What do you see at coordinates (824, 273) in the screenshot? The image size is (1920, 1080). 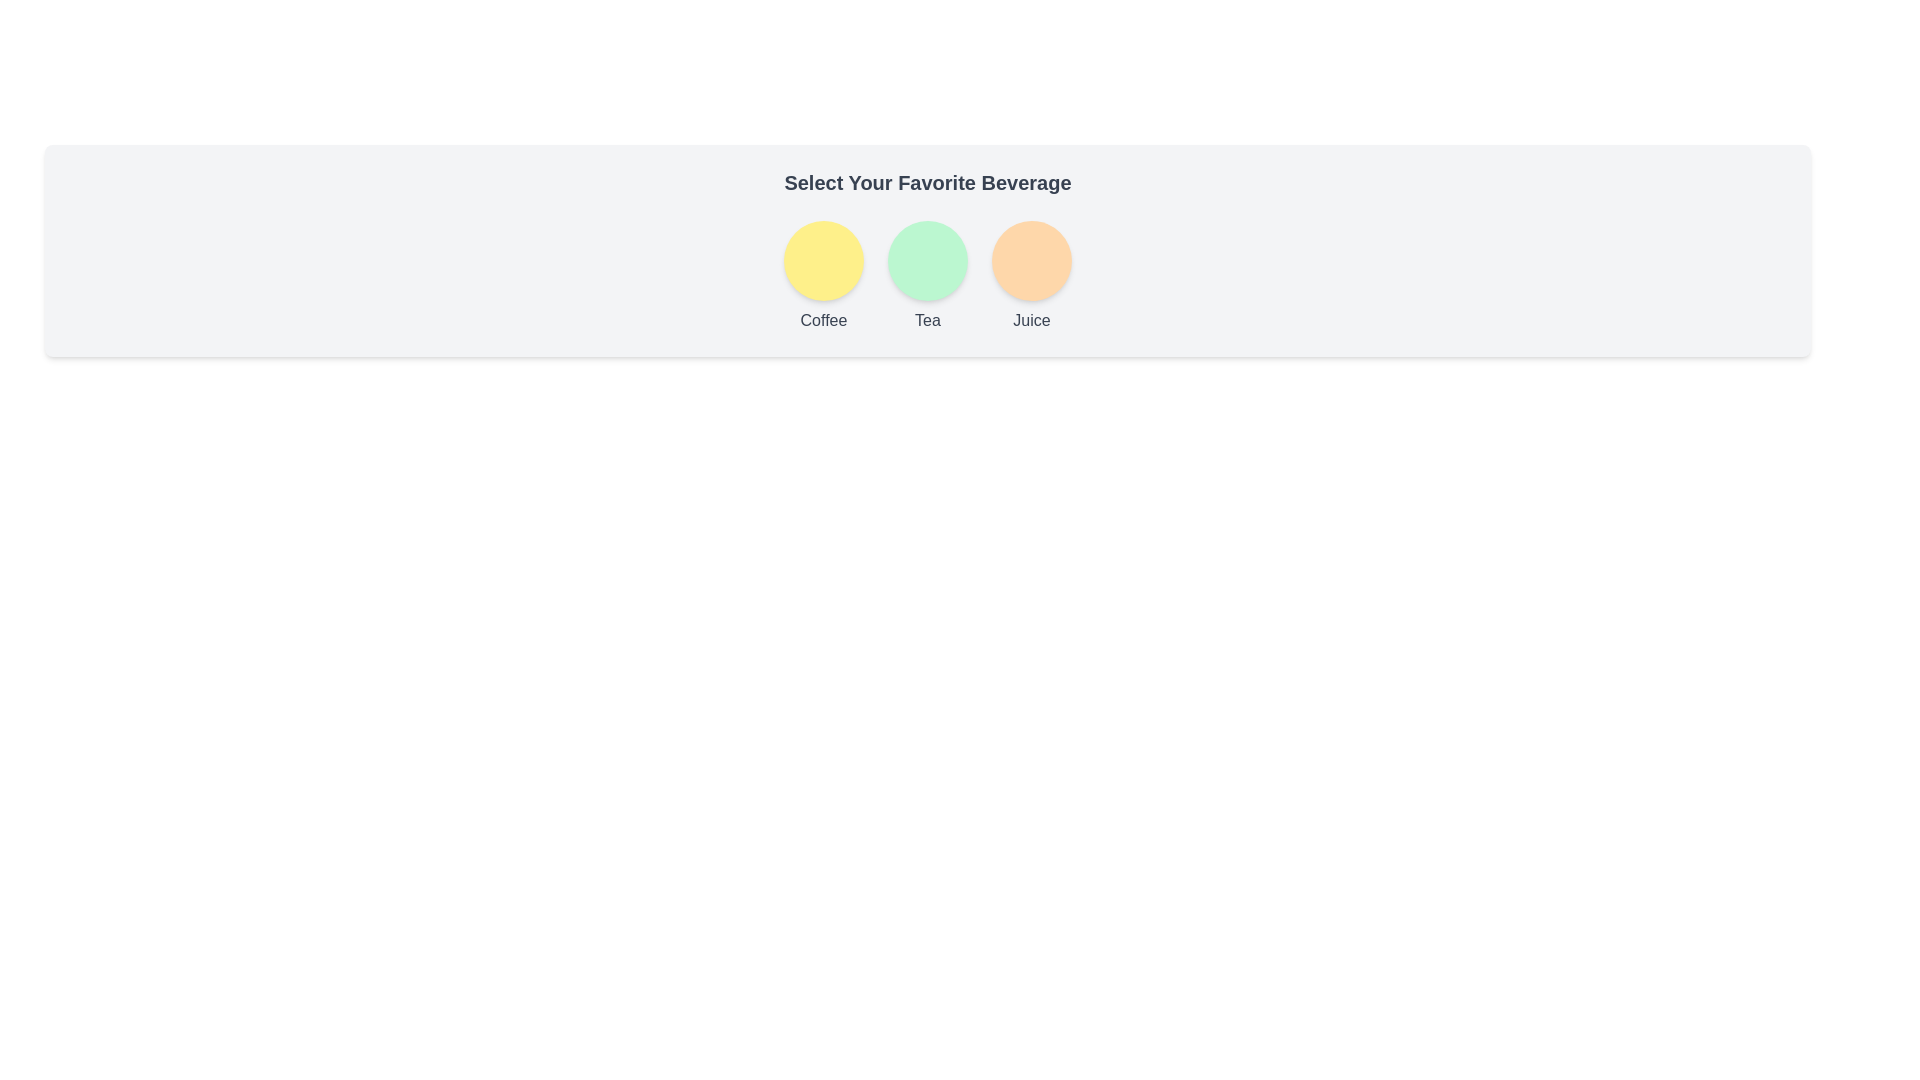 I see `the circular button labeled 'Coffee' with a yellow background` at bounding box center [824, 273].